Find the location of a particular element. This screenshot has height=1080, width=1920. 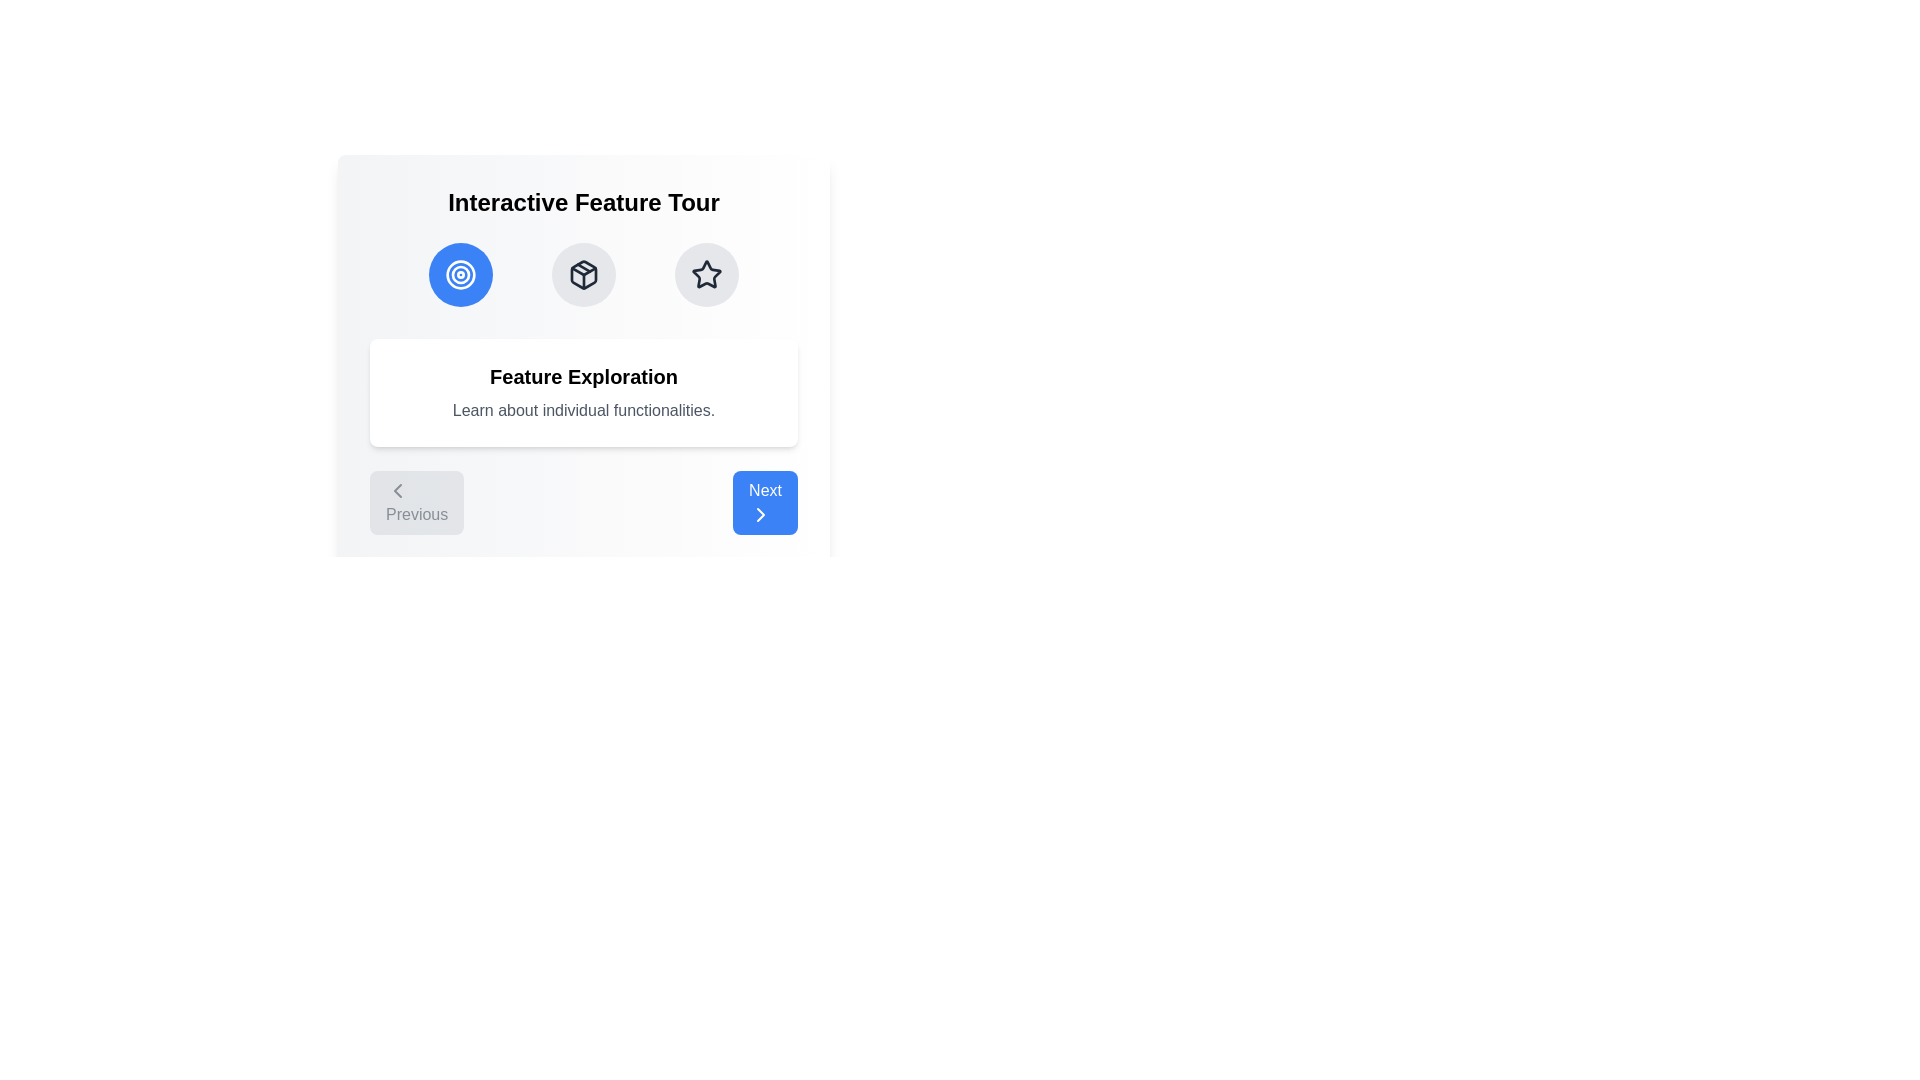

the gray text label 'Learn about individual functionalities.' located below the bold title 'Feature Exploration' is located at coordinates (583, 410).